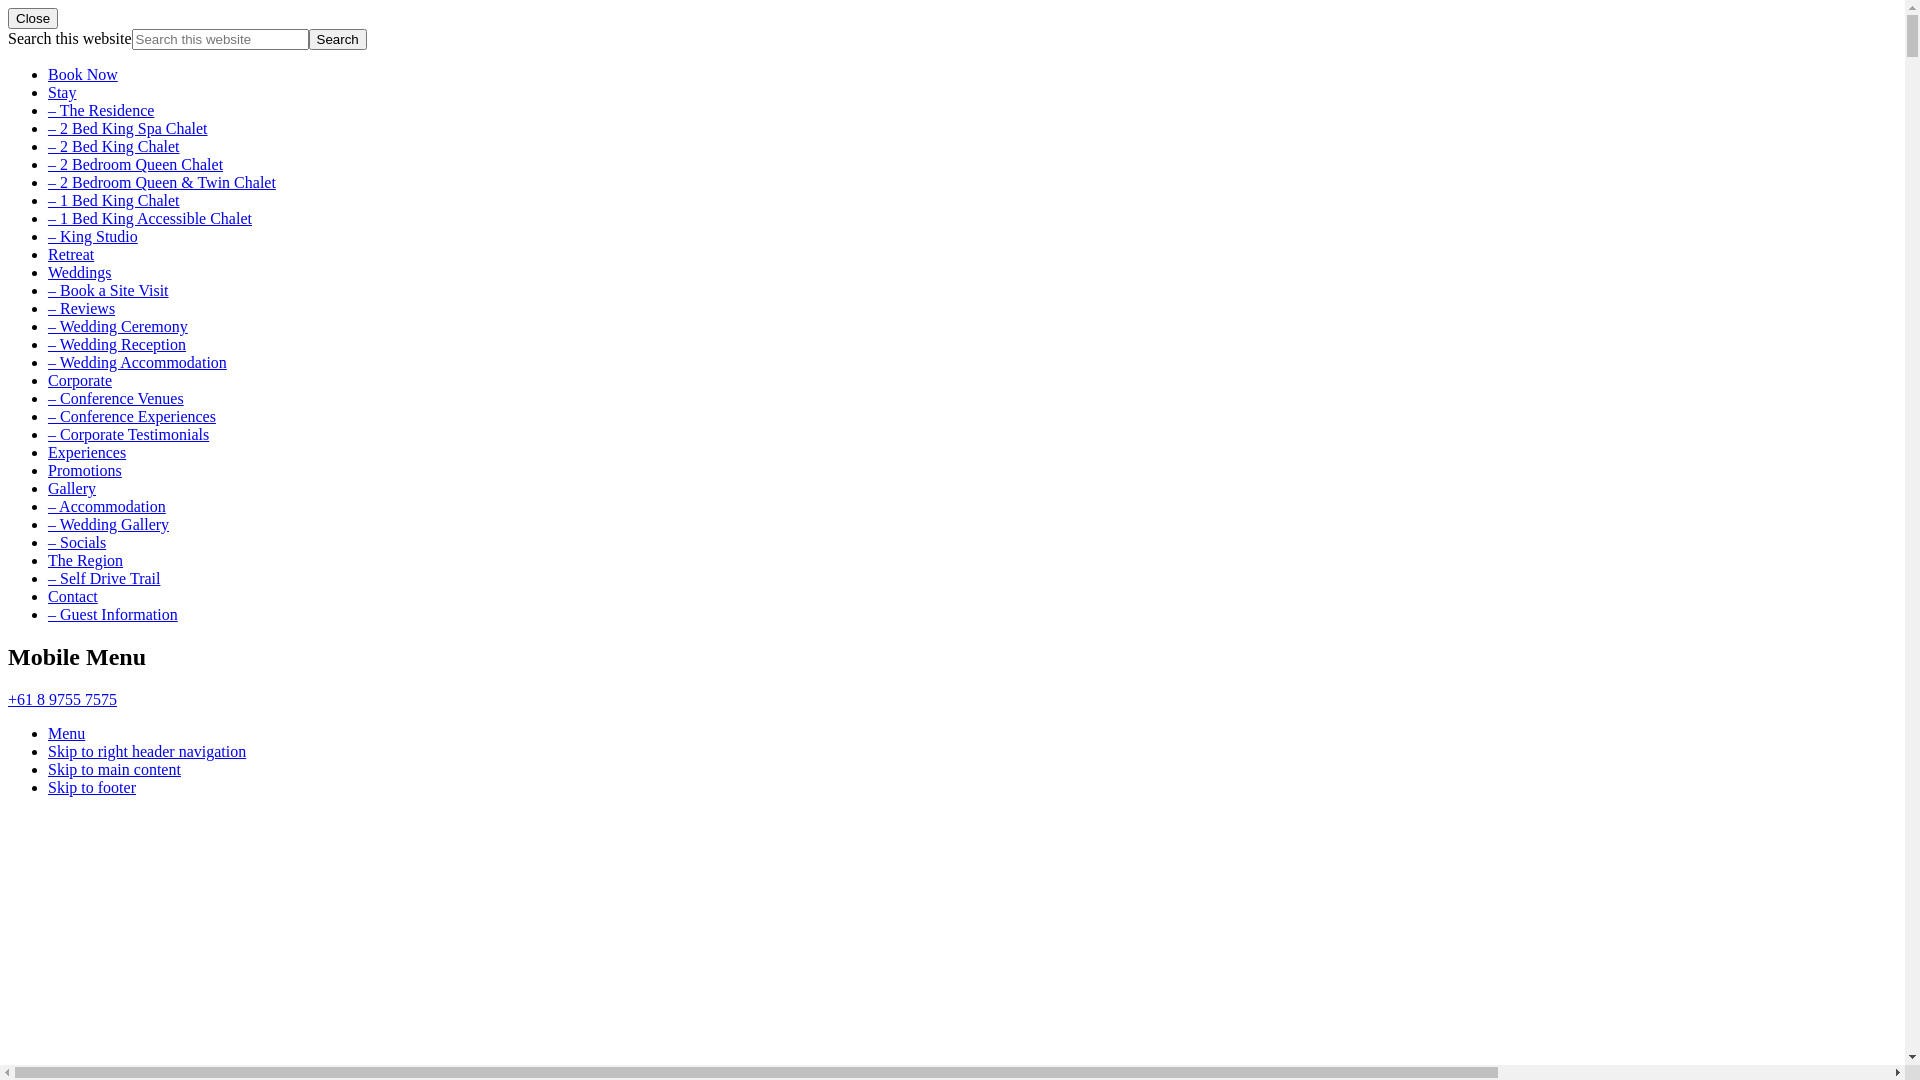 This screenshot has width=1920, height=1080. I want to click on 'Skip to right header navigation', so click(146, 751).